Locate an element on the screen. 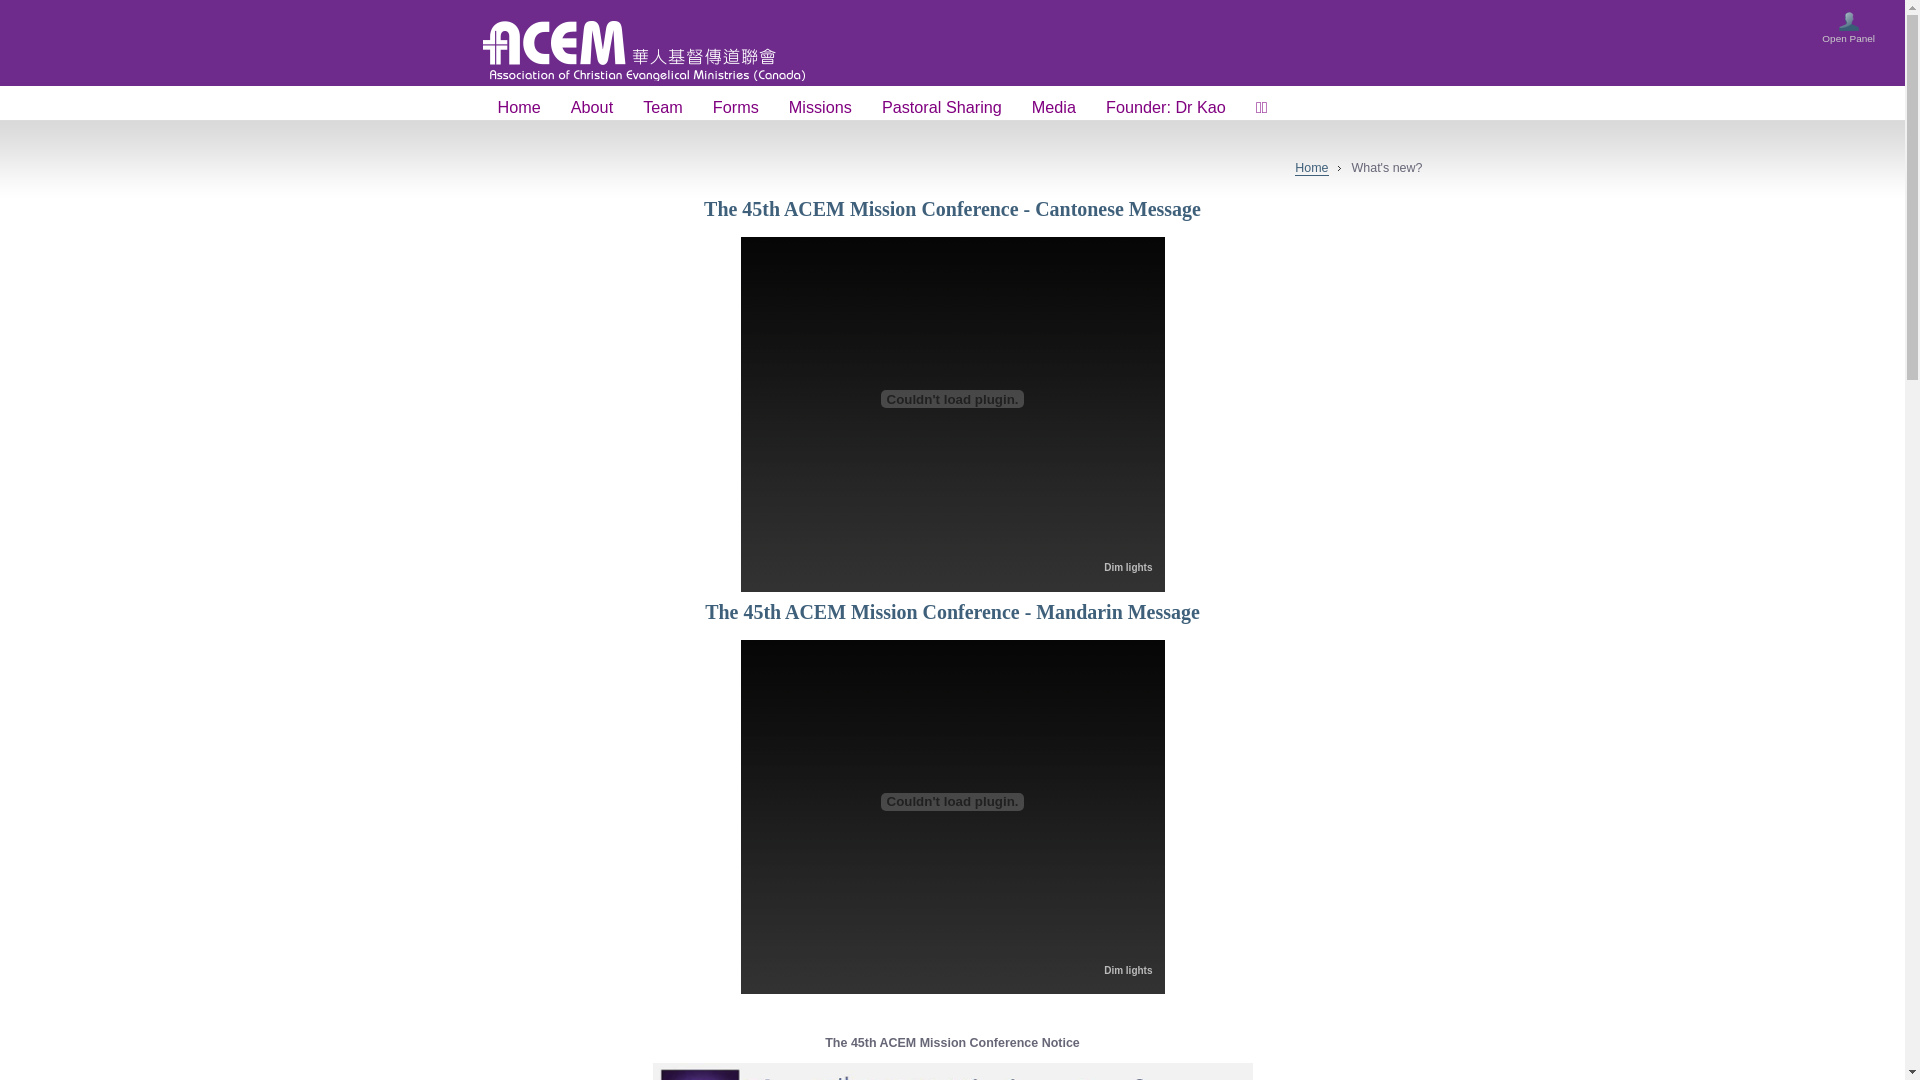 The width and height of the screenshot is (1920, 1080). 'Founder: Dr Kao' is located at coordinates (1166, 108).